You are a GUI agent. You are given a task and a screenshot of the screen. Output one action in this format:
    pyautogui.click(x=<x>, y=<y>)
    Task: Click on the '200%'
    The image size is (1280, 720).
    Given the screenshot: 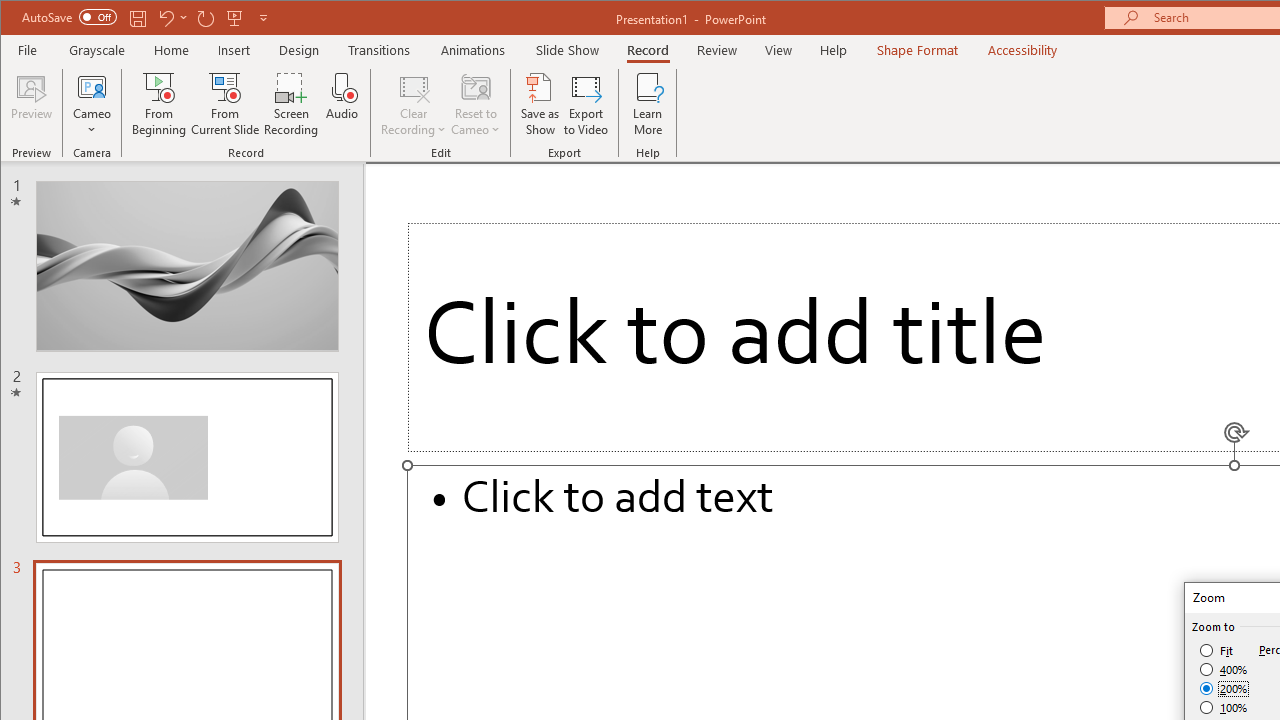 What is the action you would take?
    pyautogui.click(x=1223, y=688)
    